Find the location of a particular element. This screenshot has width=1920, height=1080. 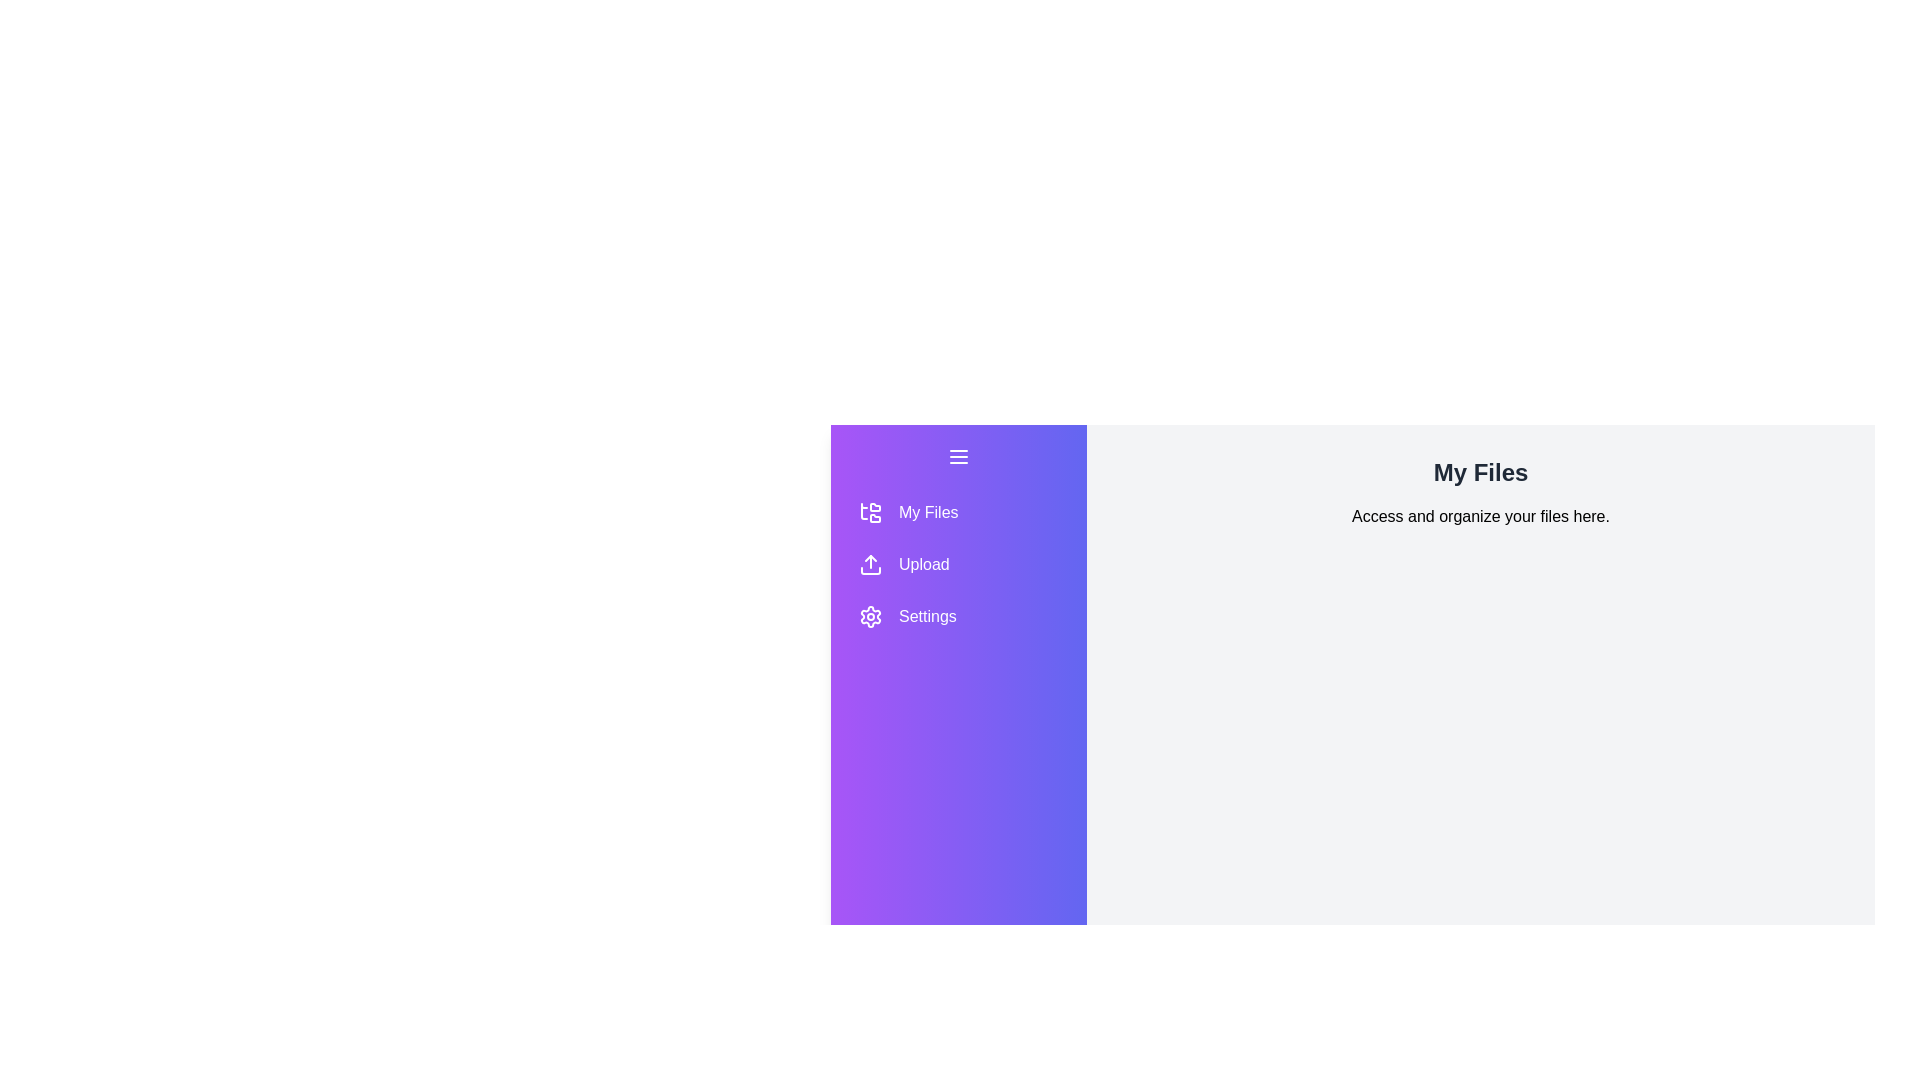

the section button to navigate to Settings is located at coordinates (958, 616).